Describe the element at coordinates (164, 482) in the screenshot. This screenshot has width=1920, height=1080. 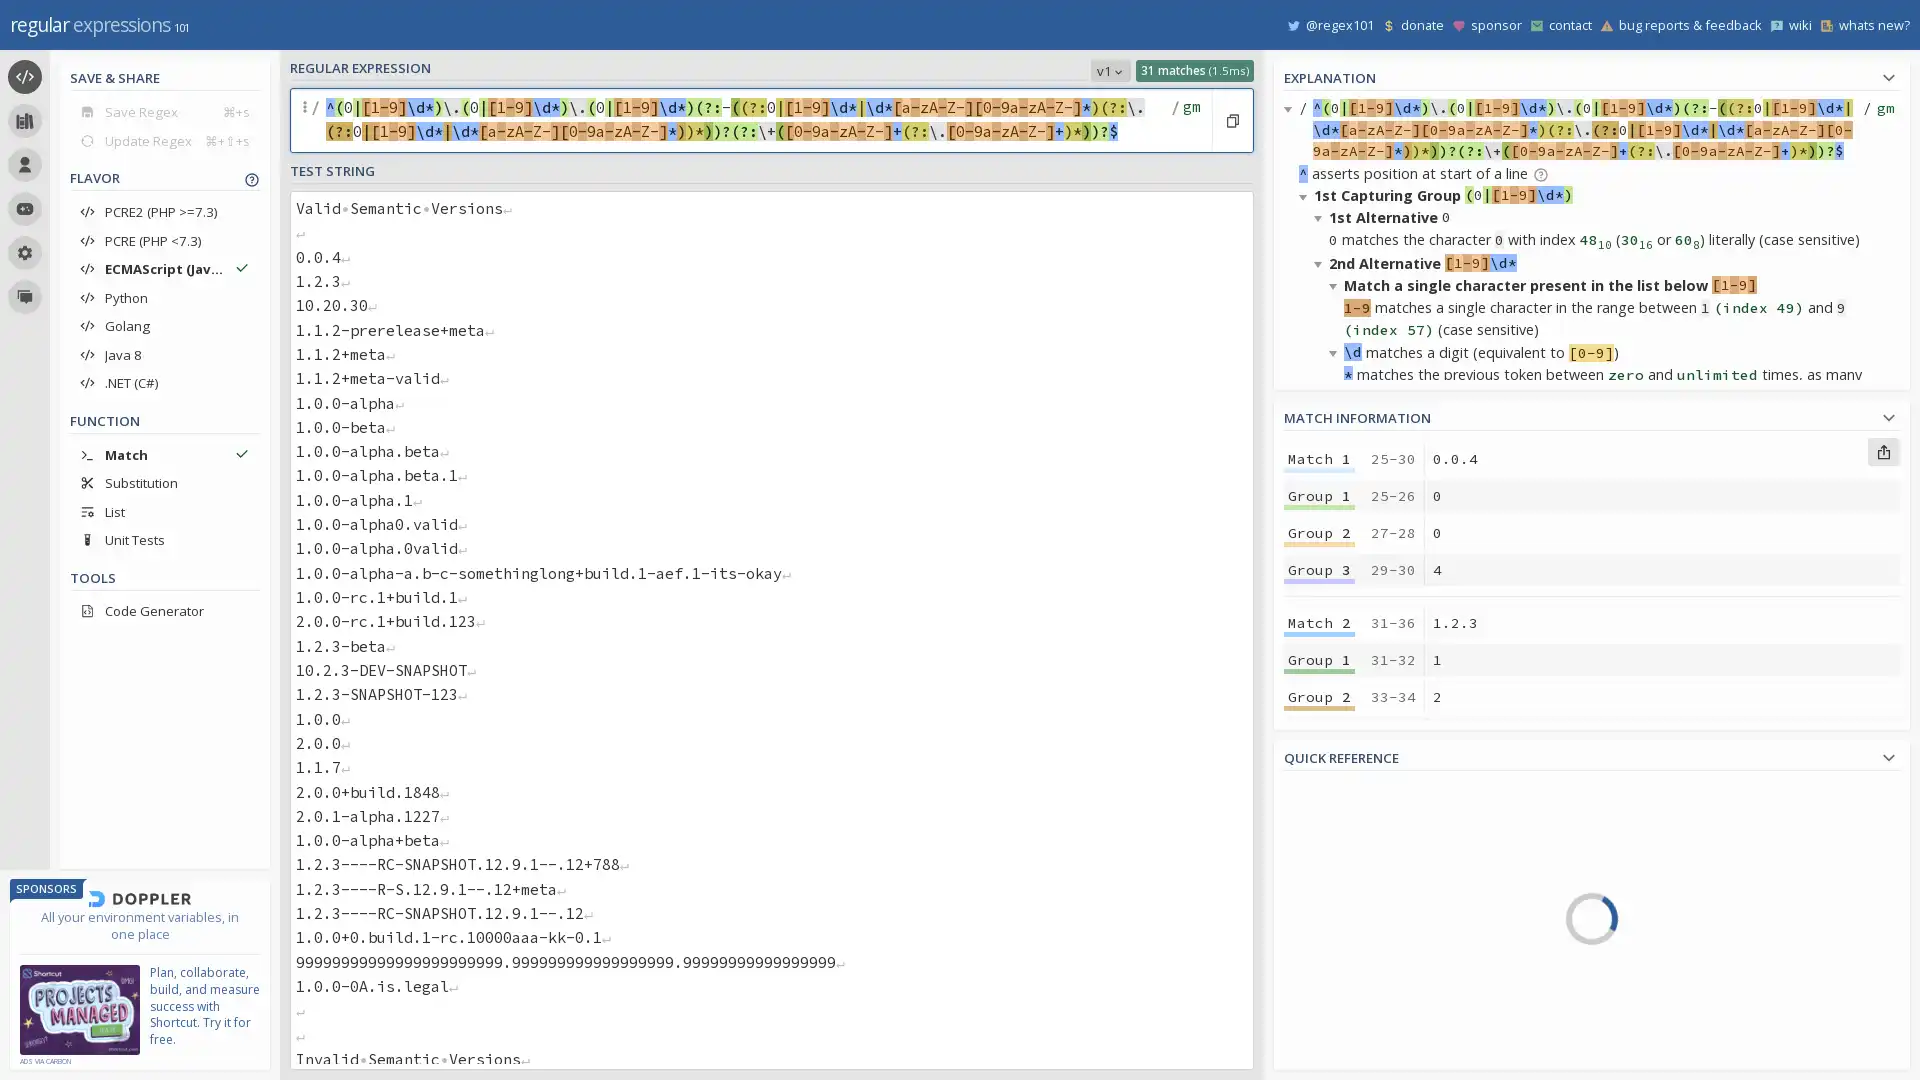
I see `Substitution` at that location.